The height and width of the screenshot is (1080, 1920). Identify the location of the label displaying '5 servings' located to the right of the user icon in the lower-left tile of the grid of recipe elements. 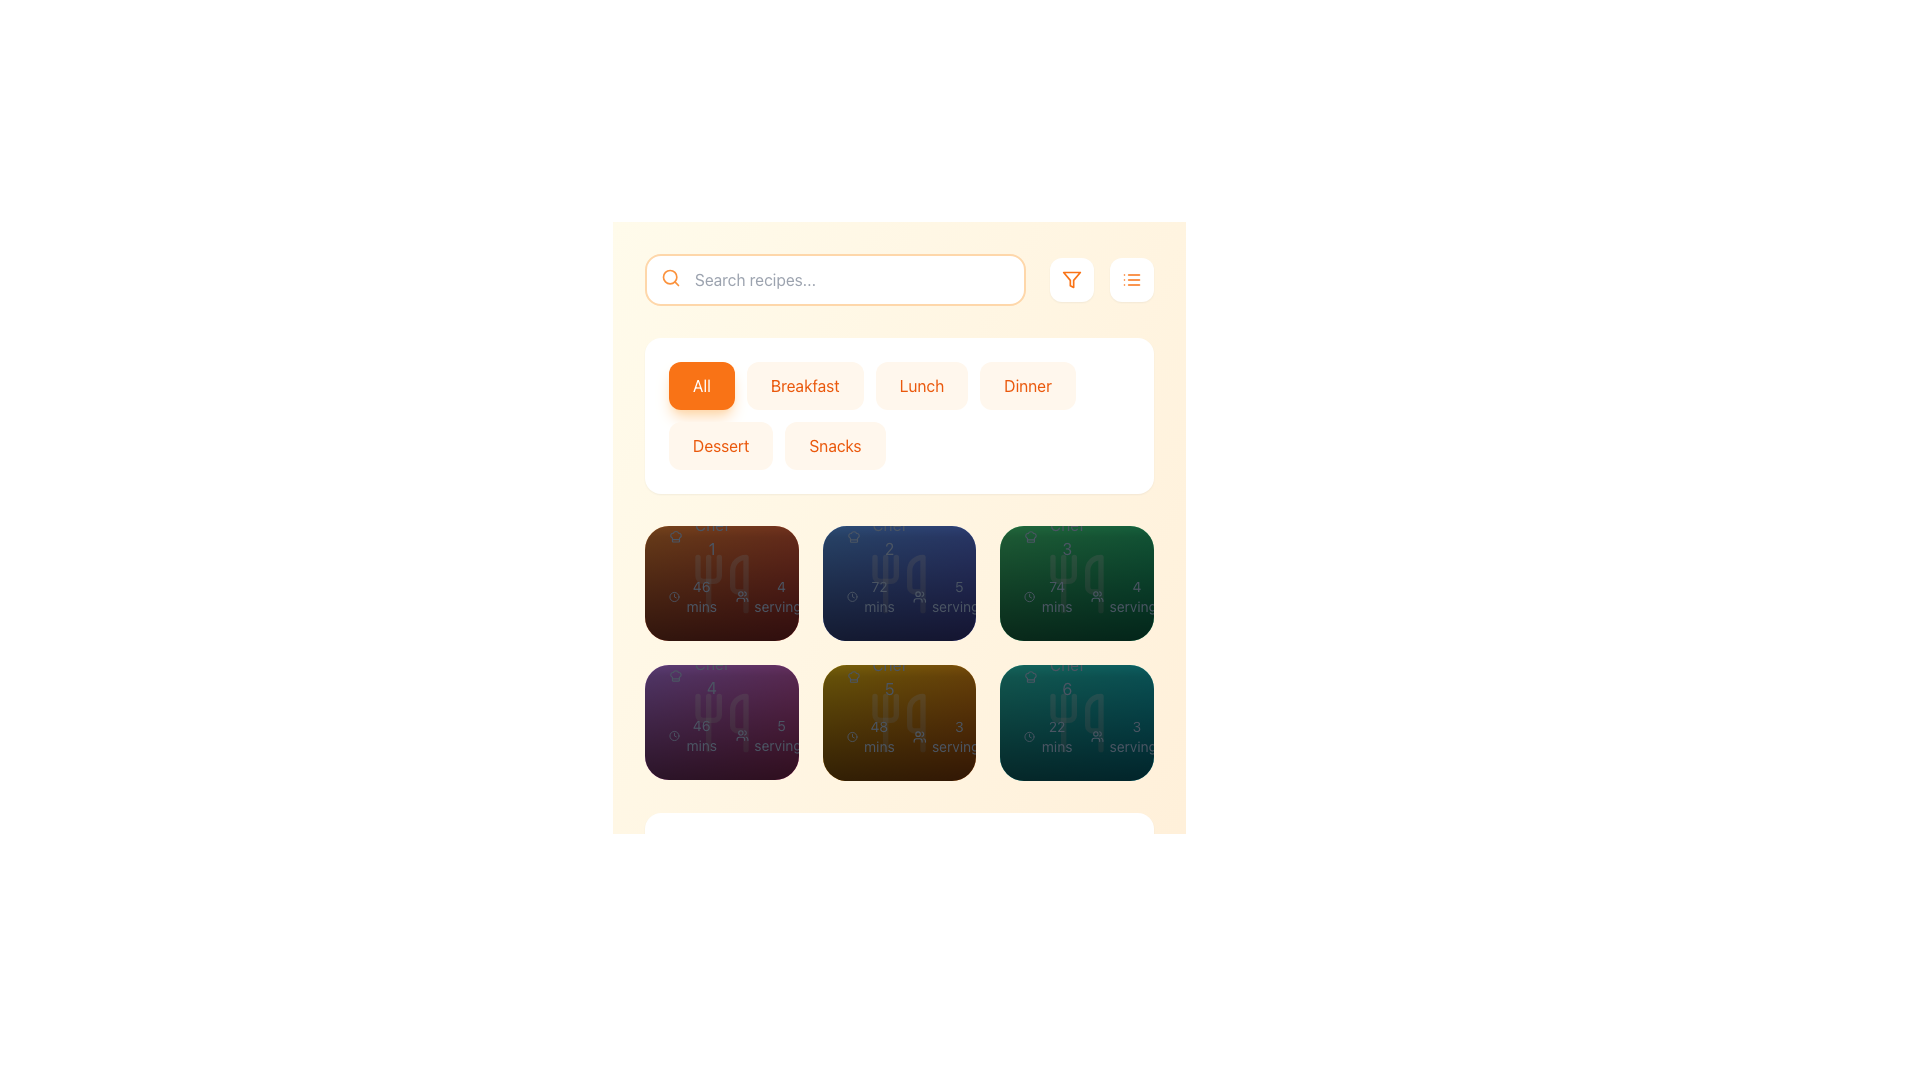
(771, 736).